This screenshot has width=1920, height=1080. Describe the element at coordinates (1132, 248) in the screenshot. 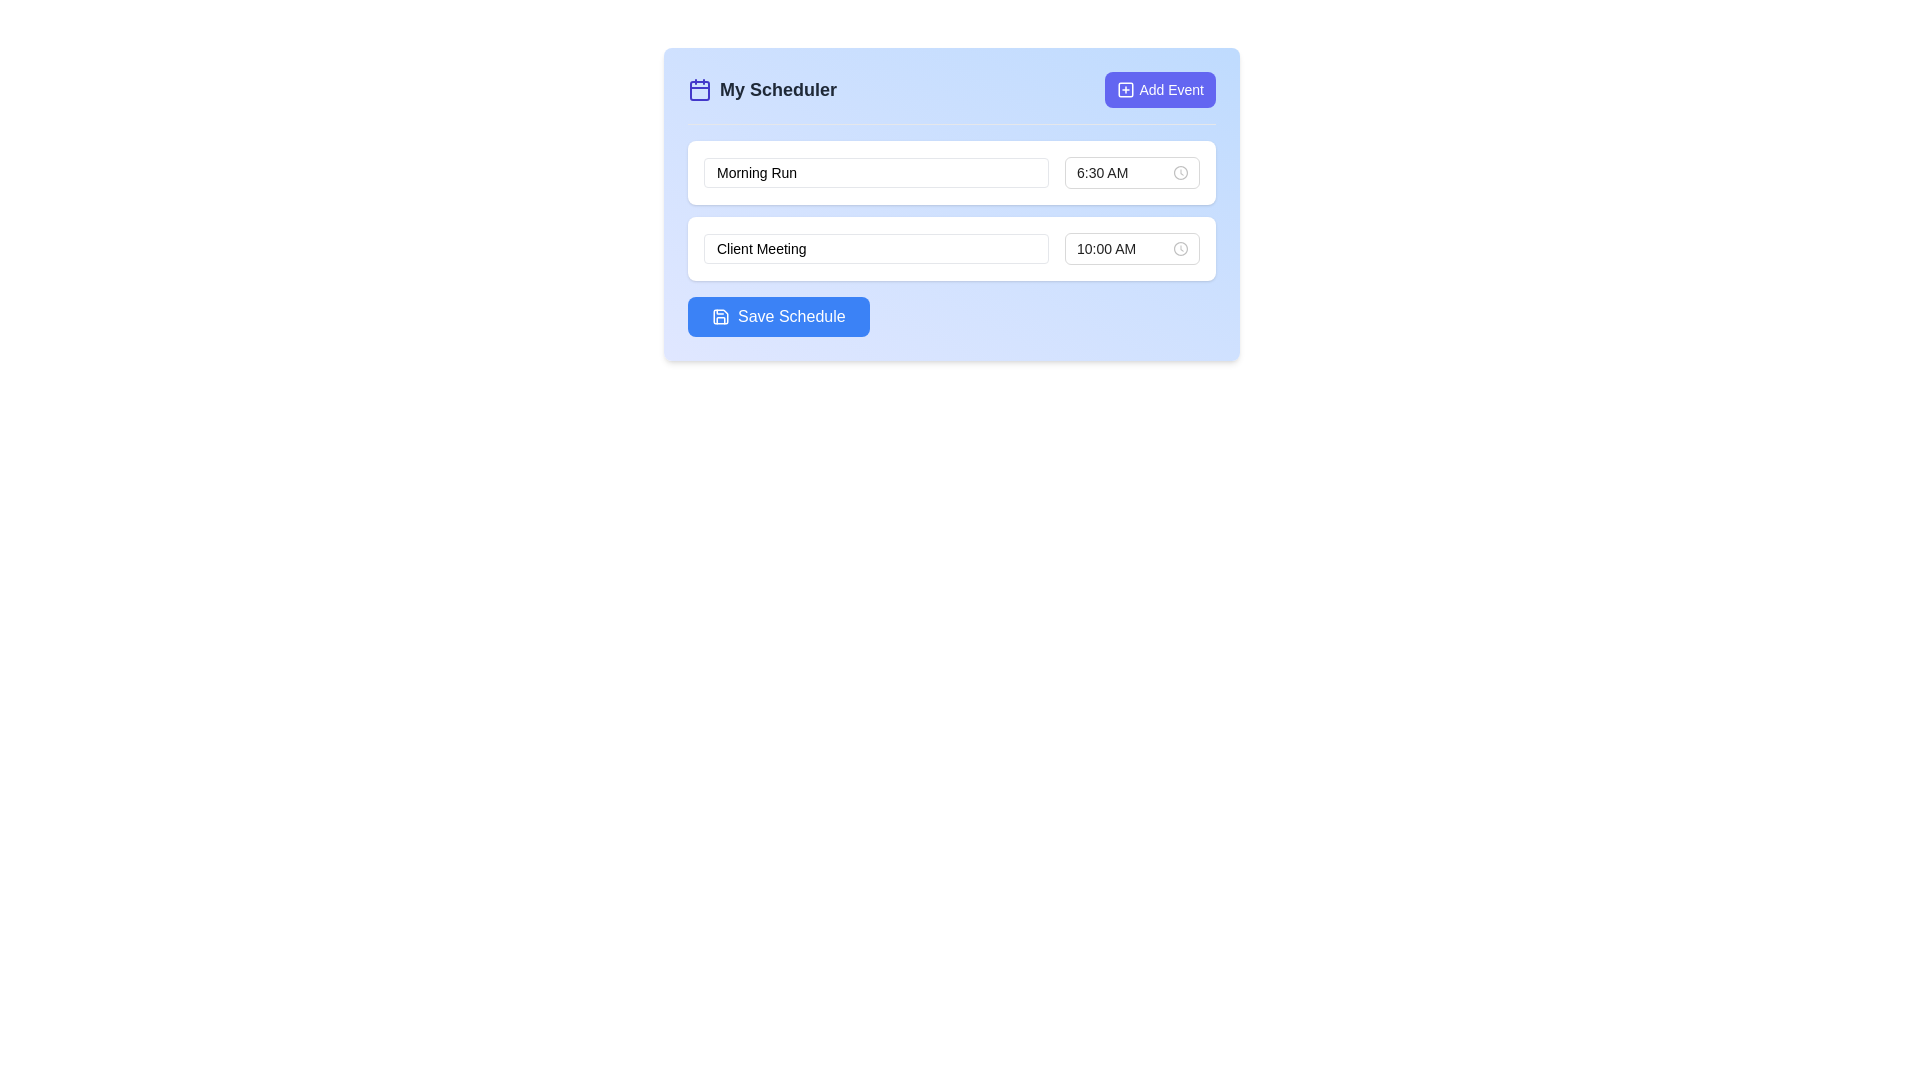

I see `the Time picker input field to manually input a time in '10:00 AM' format` at that location.